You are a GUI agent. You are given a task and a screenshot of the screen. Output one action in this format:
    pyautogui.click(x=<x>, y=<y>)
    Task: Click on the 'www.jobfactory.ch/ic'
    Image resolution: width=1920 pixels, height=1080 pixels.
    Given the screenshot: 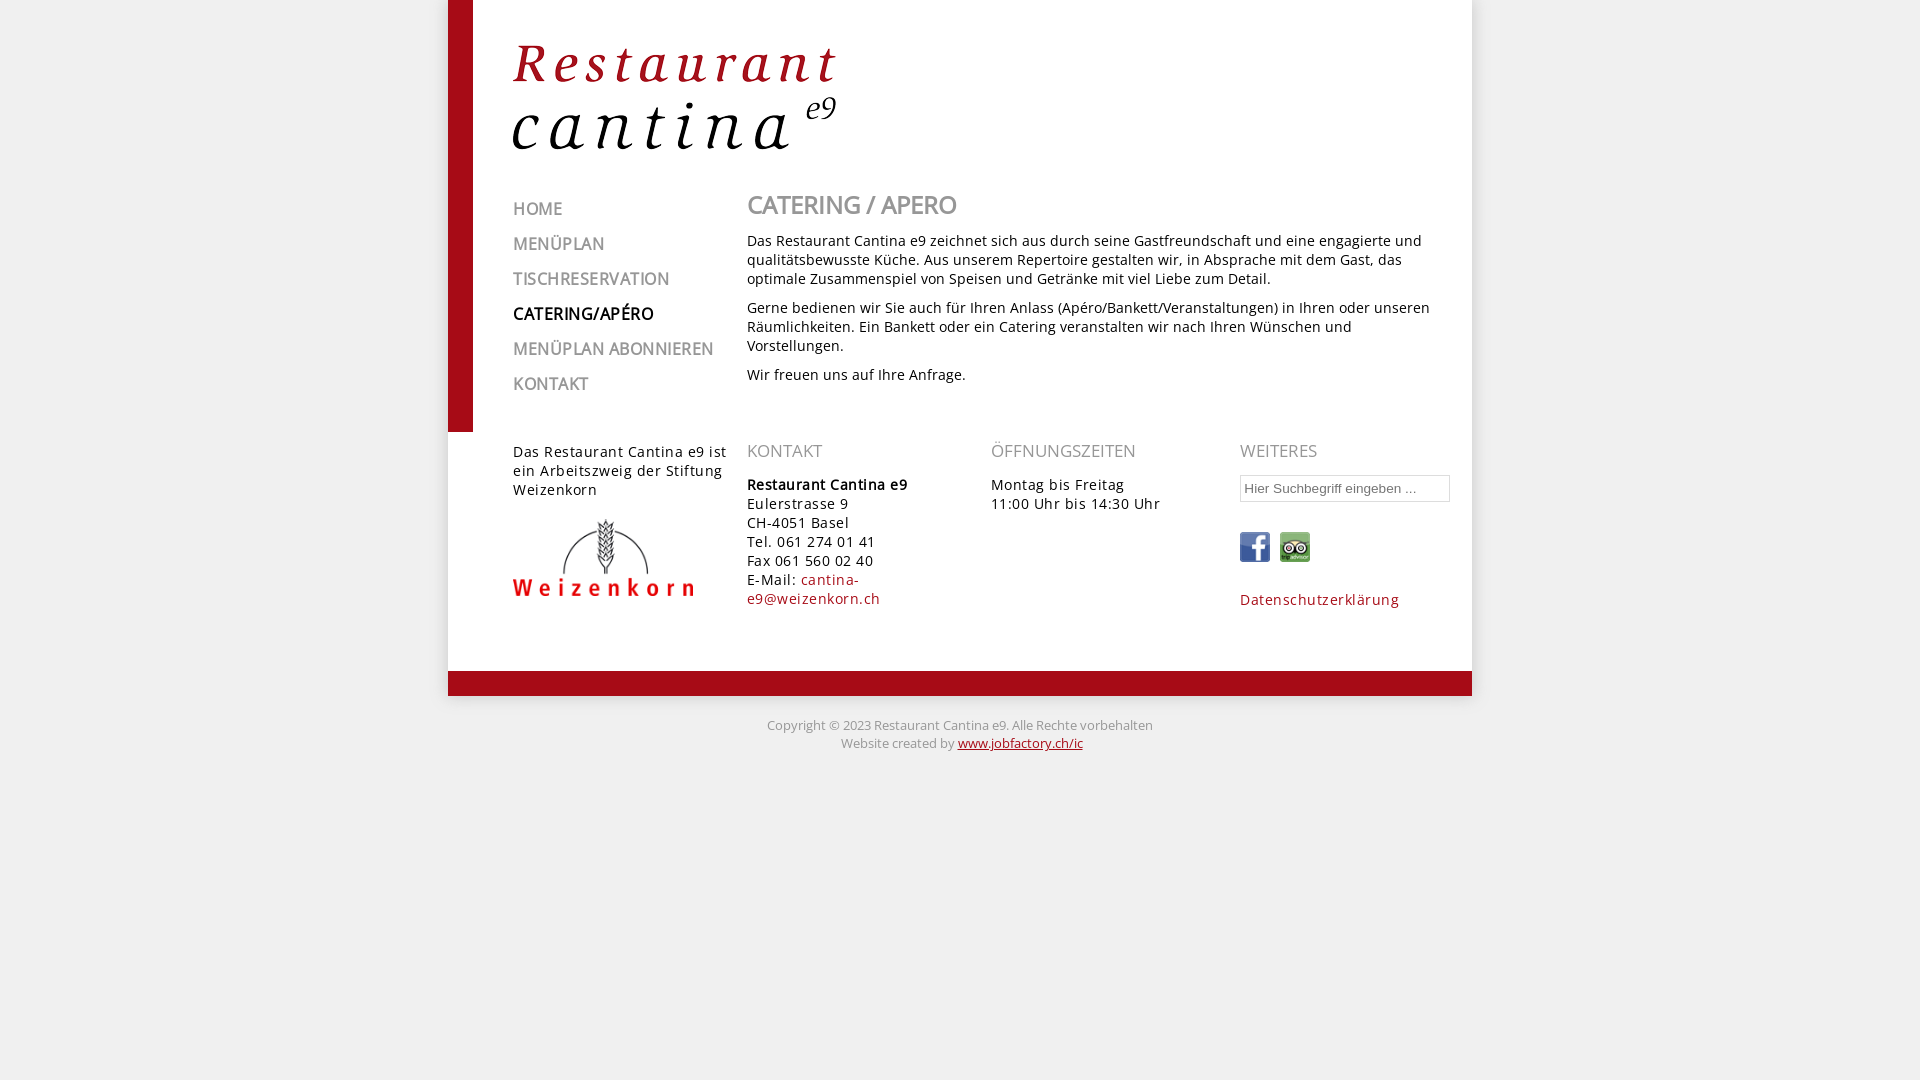 What is the action you would take?
    pyautogui.click(x=1020, y=743)
    